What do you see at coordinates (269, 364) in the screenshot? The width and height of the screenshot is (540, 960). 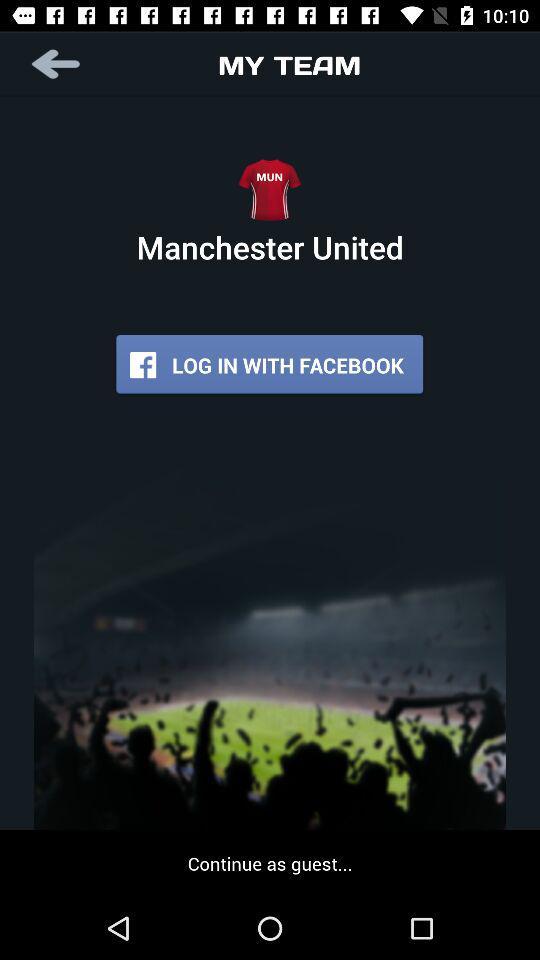 I see `icon below the manchester united` at bounding box center [269, 364].